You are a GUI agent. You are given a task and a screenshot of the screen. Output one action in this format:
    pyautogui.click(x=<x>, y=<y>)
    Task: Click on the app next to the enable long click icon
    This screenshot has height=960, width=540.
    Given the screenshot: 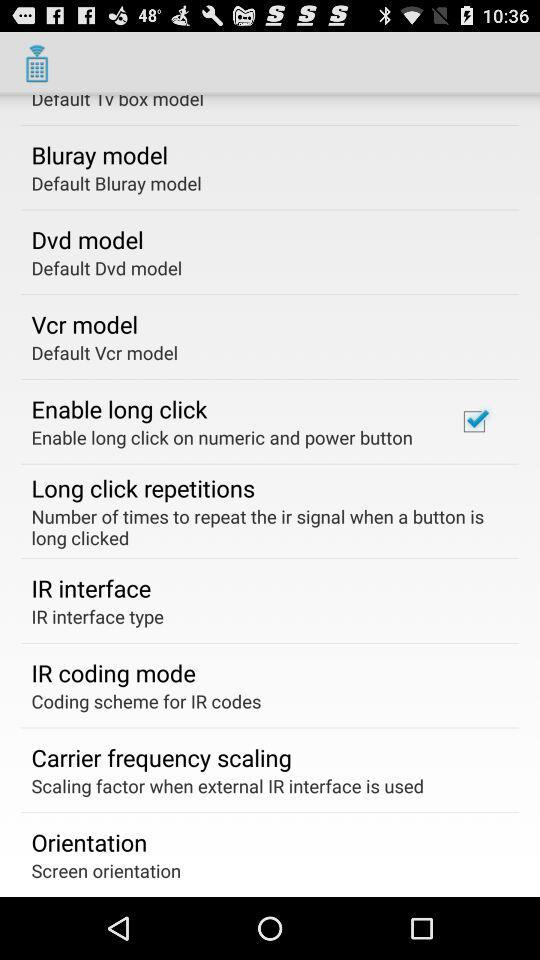 What is the action you would take?
    pyautogui.click(x=473, y=421)
    